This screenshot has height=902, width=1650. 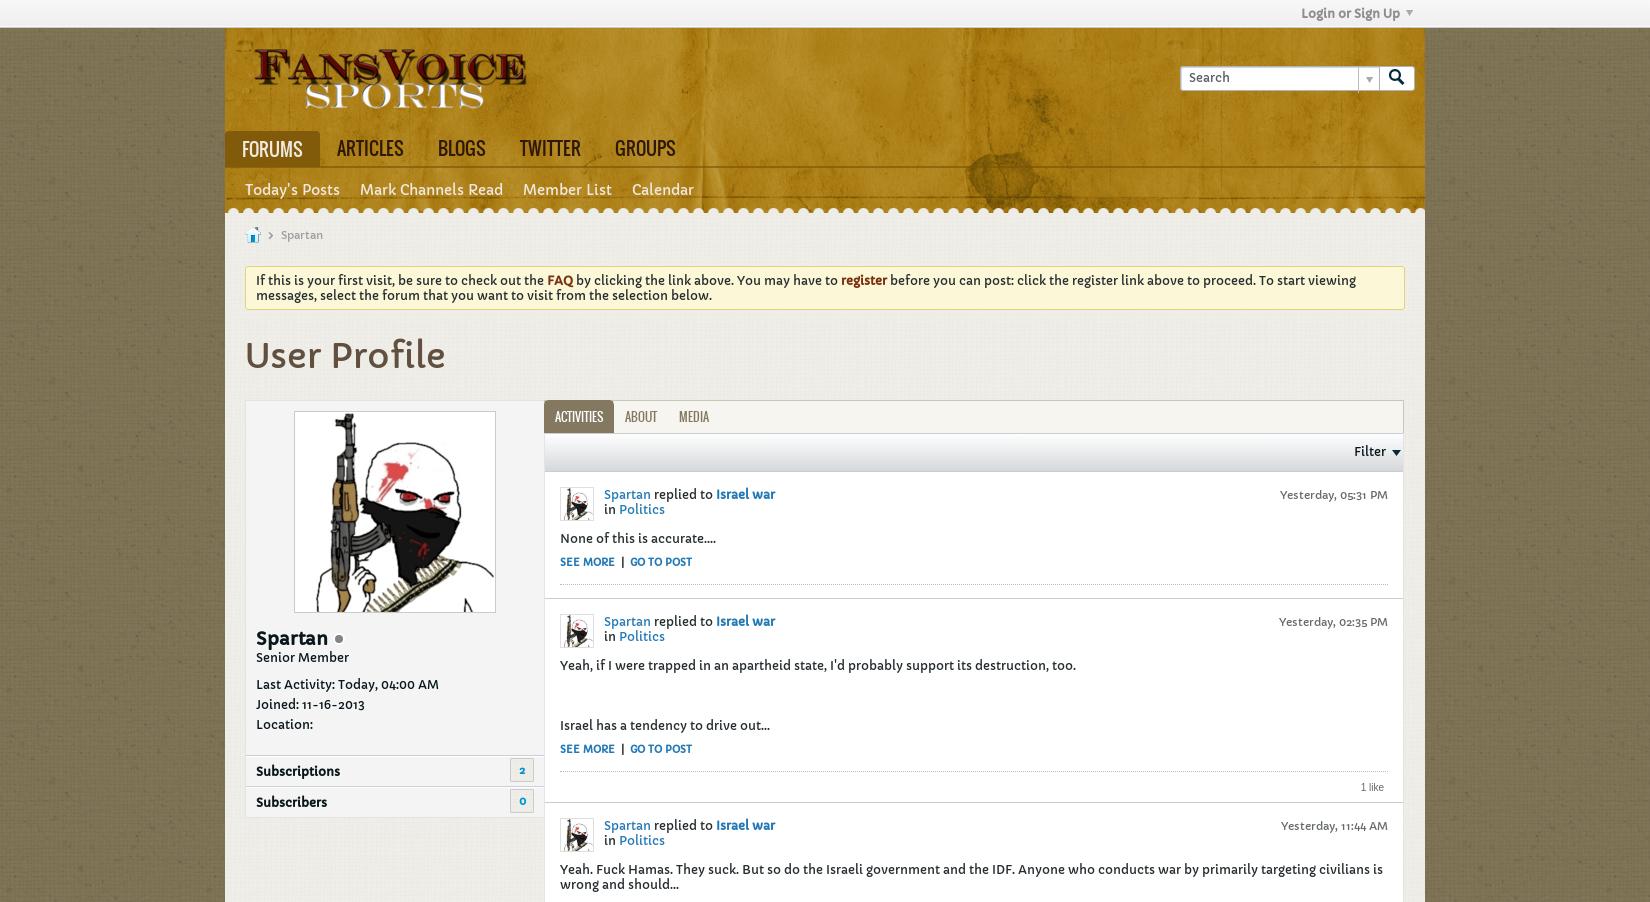 I want to click on 'Filter', so click(x=1368, y=451).